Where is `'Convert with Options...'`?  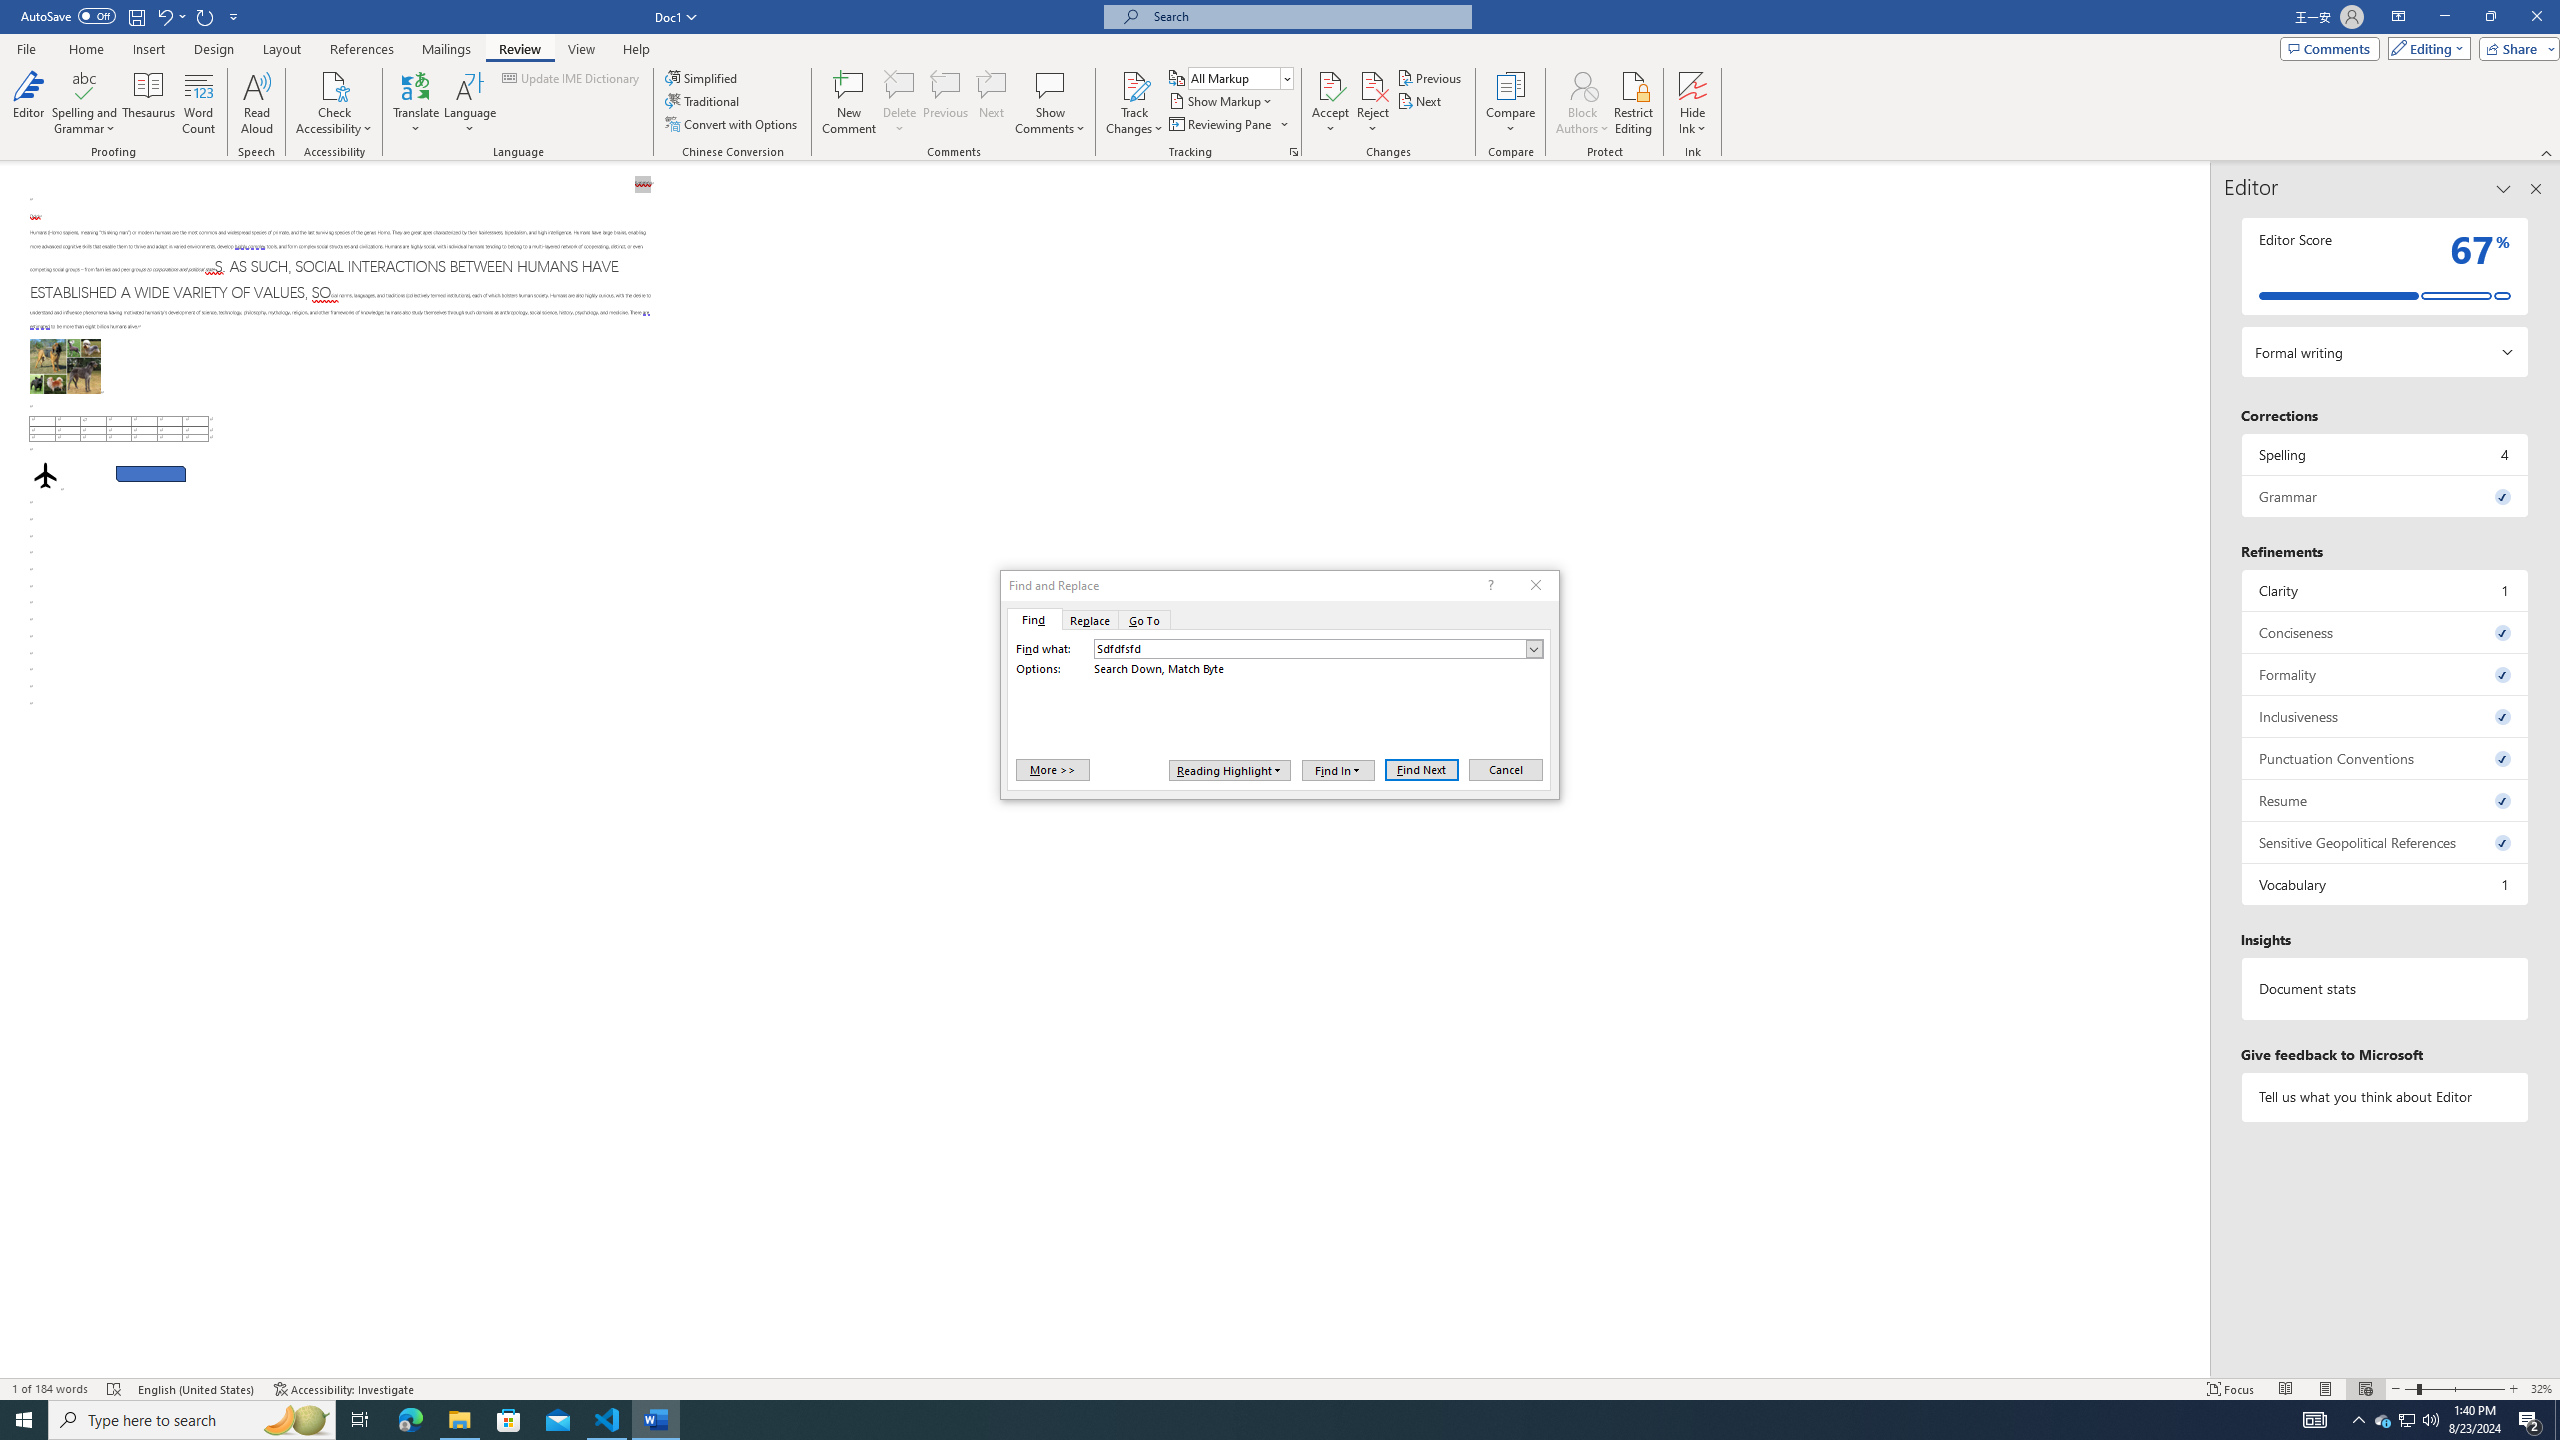
'Convert with Options...' is located at coordinates (733, 122).